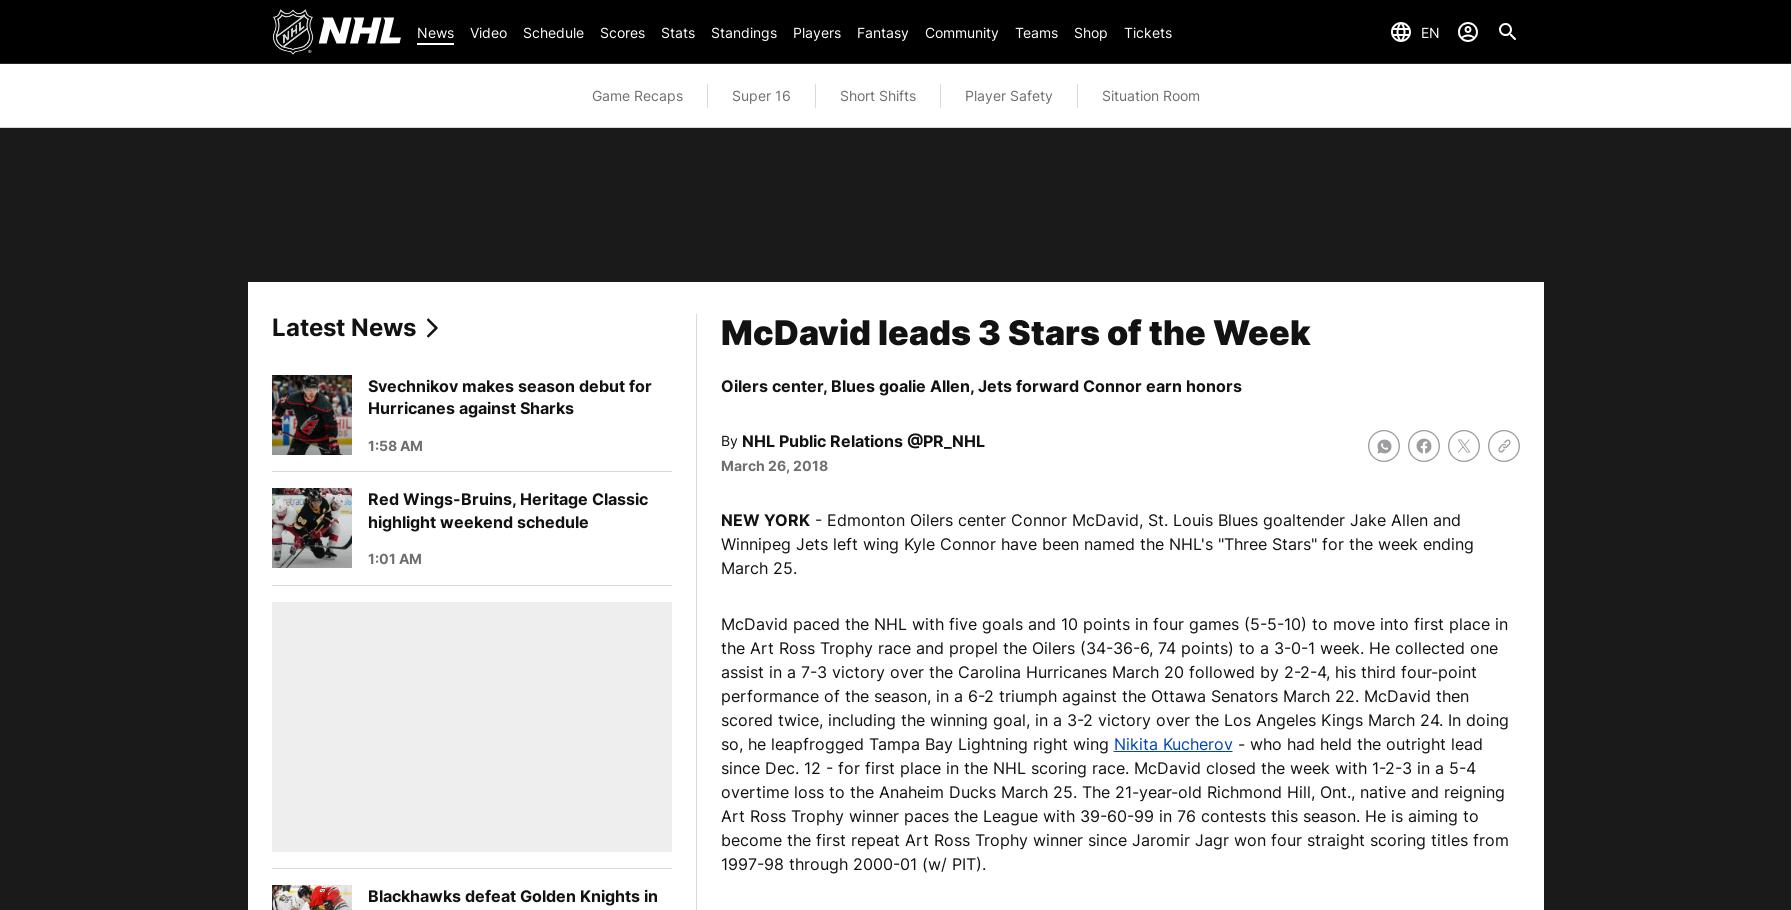 This screenshot has height=910, width=1791. I want to click on 'Standings', so click(743, 30).